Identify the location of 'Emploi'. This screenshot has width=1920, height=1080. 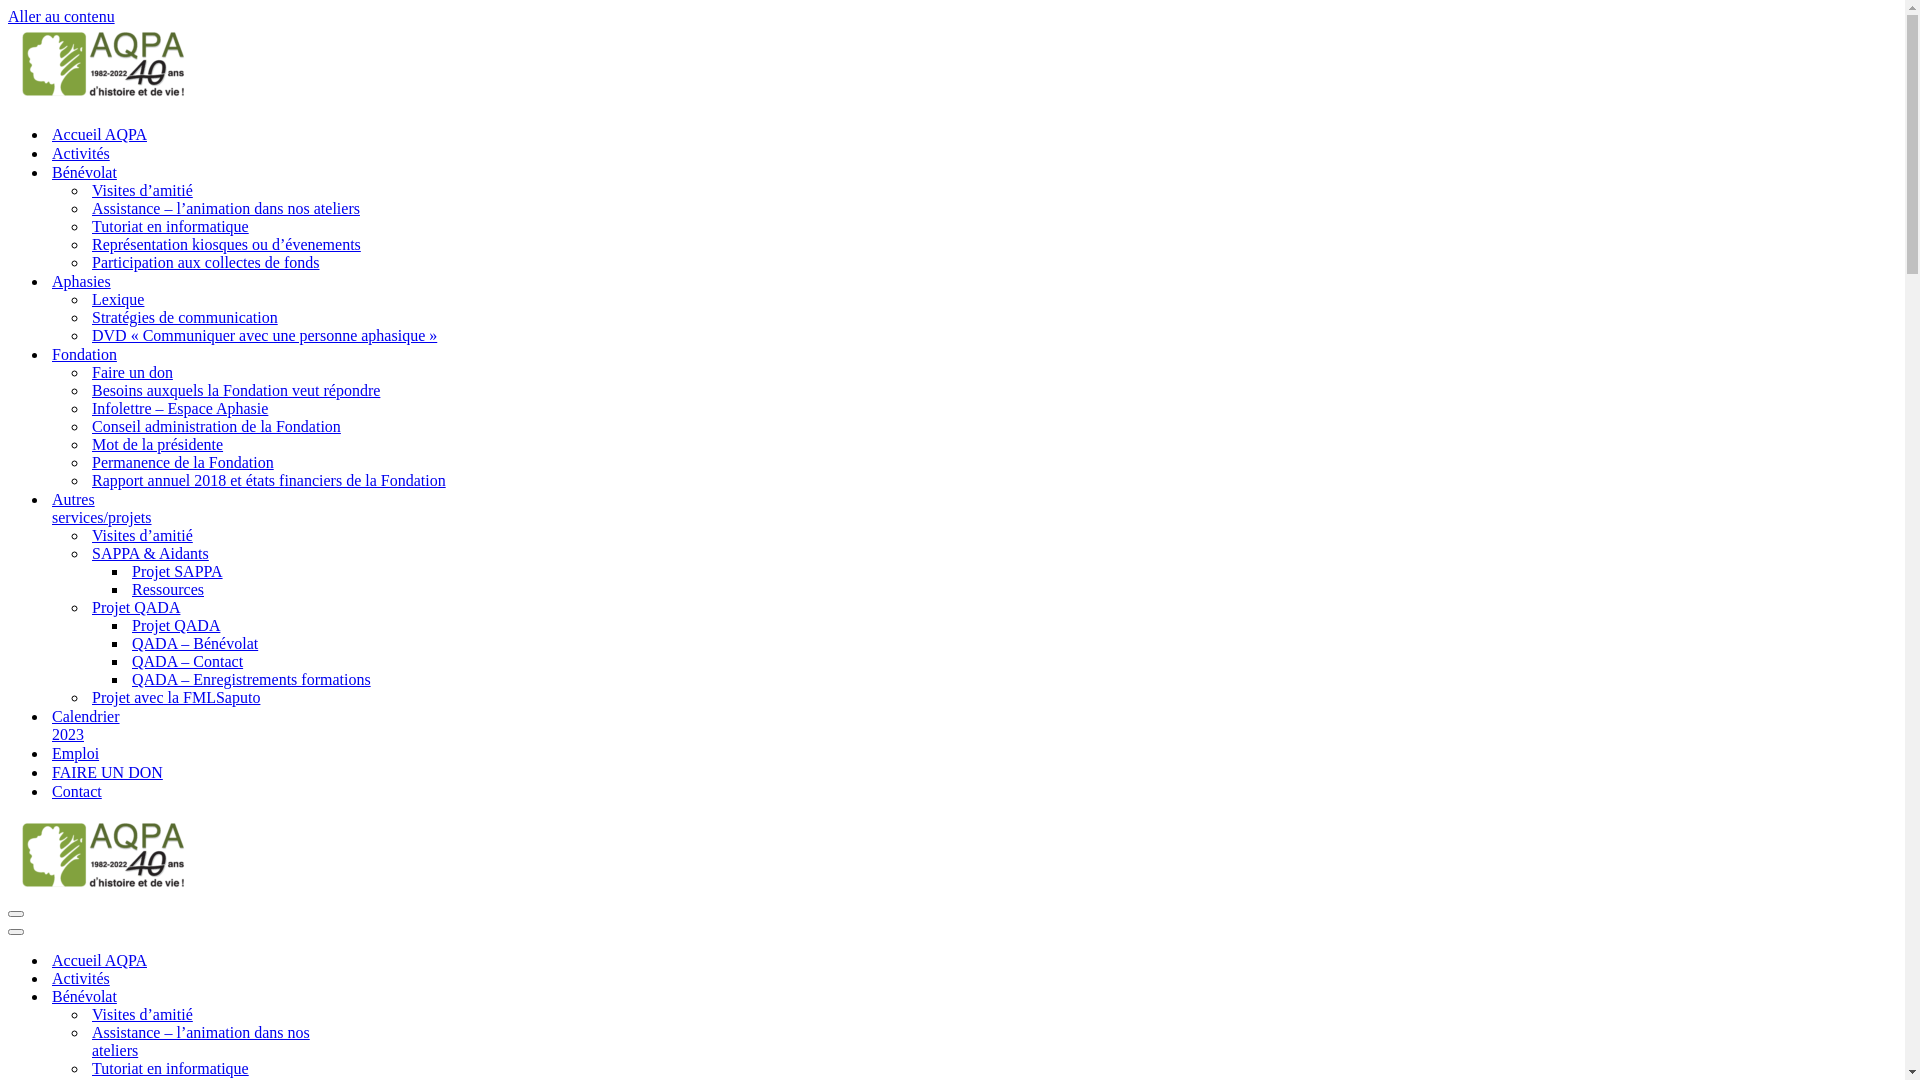
(75, 753).